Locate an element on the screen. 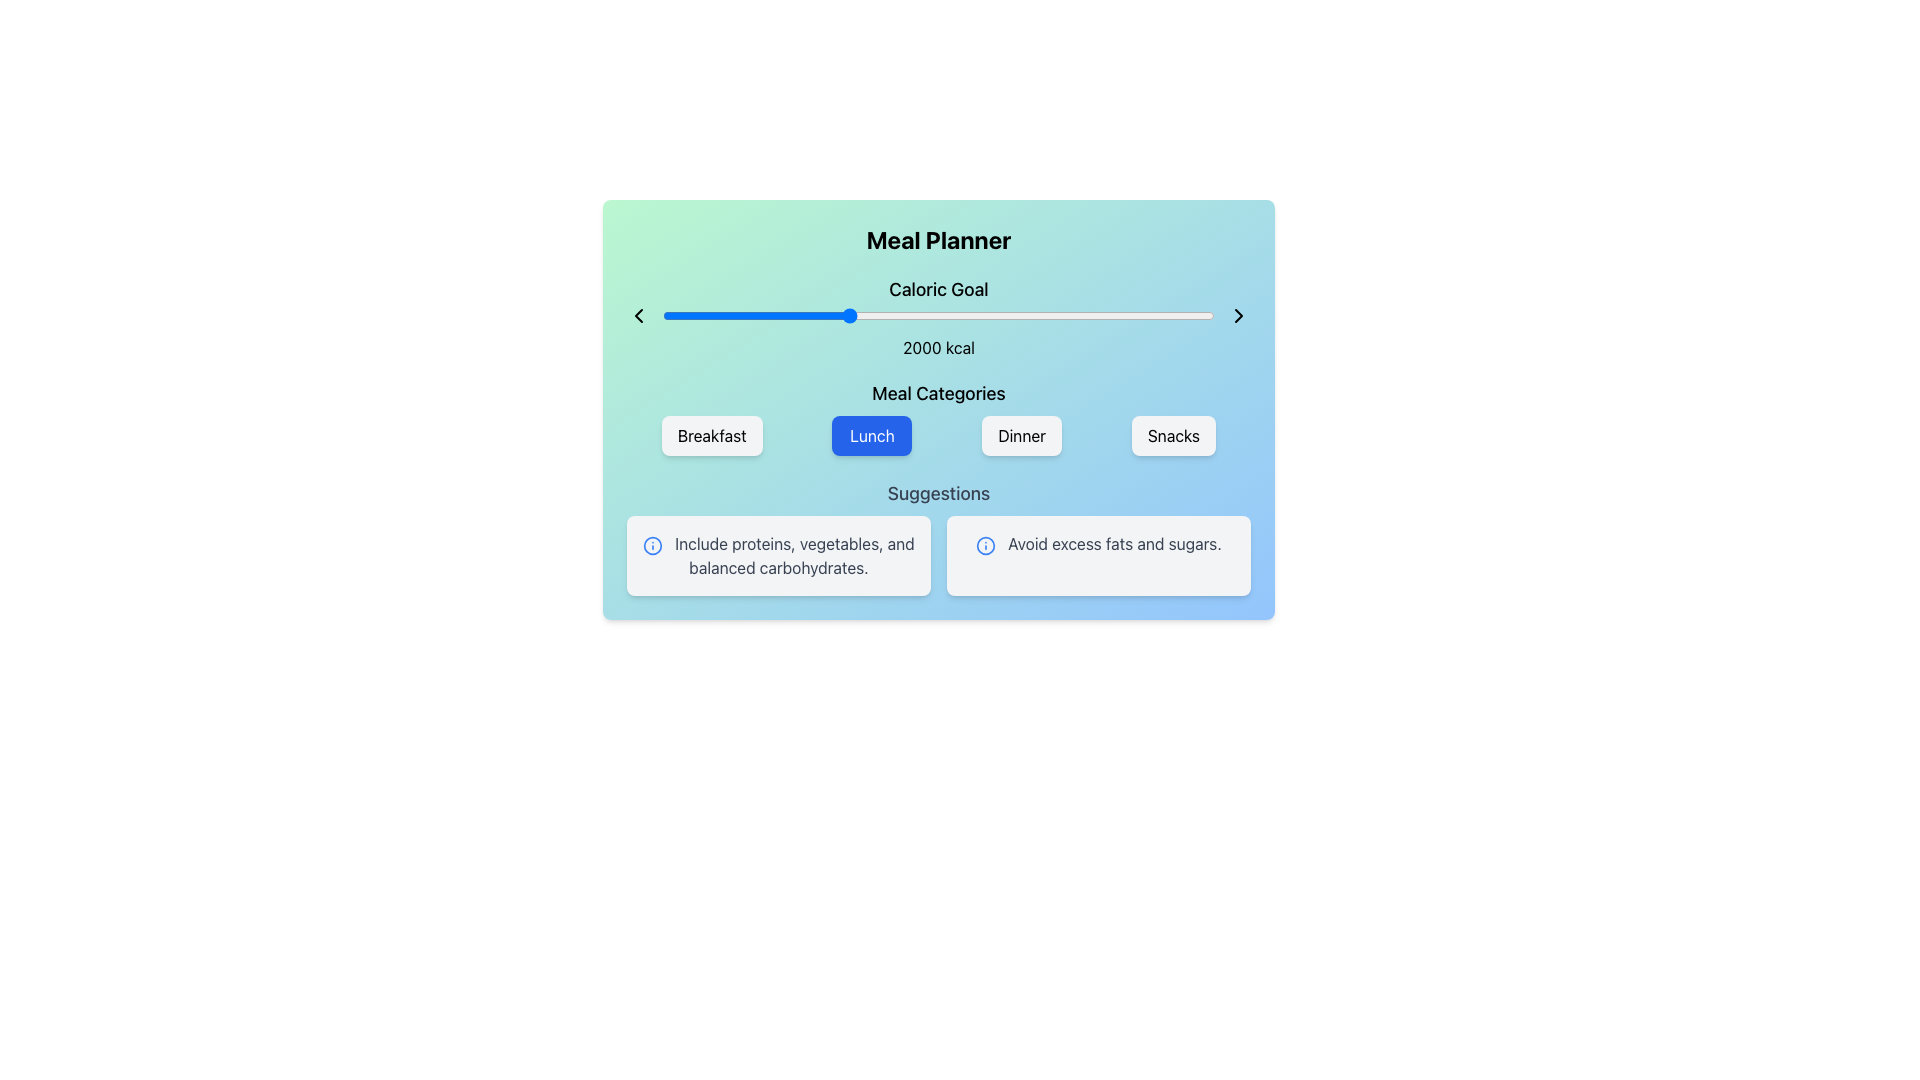  the caloric goal is located at coordinates (744, 315).